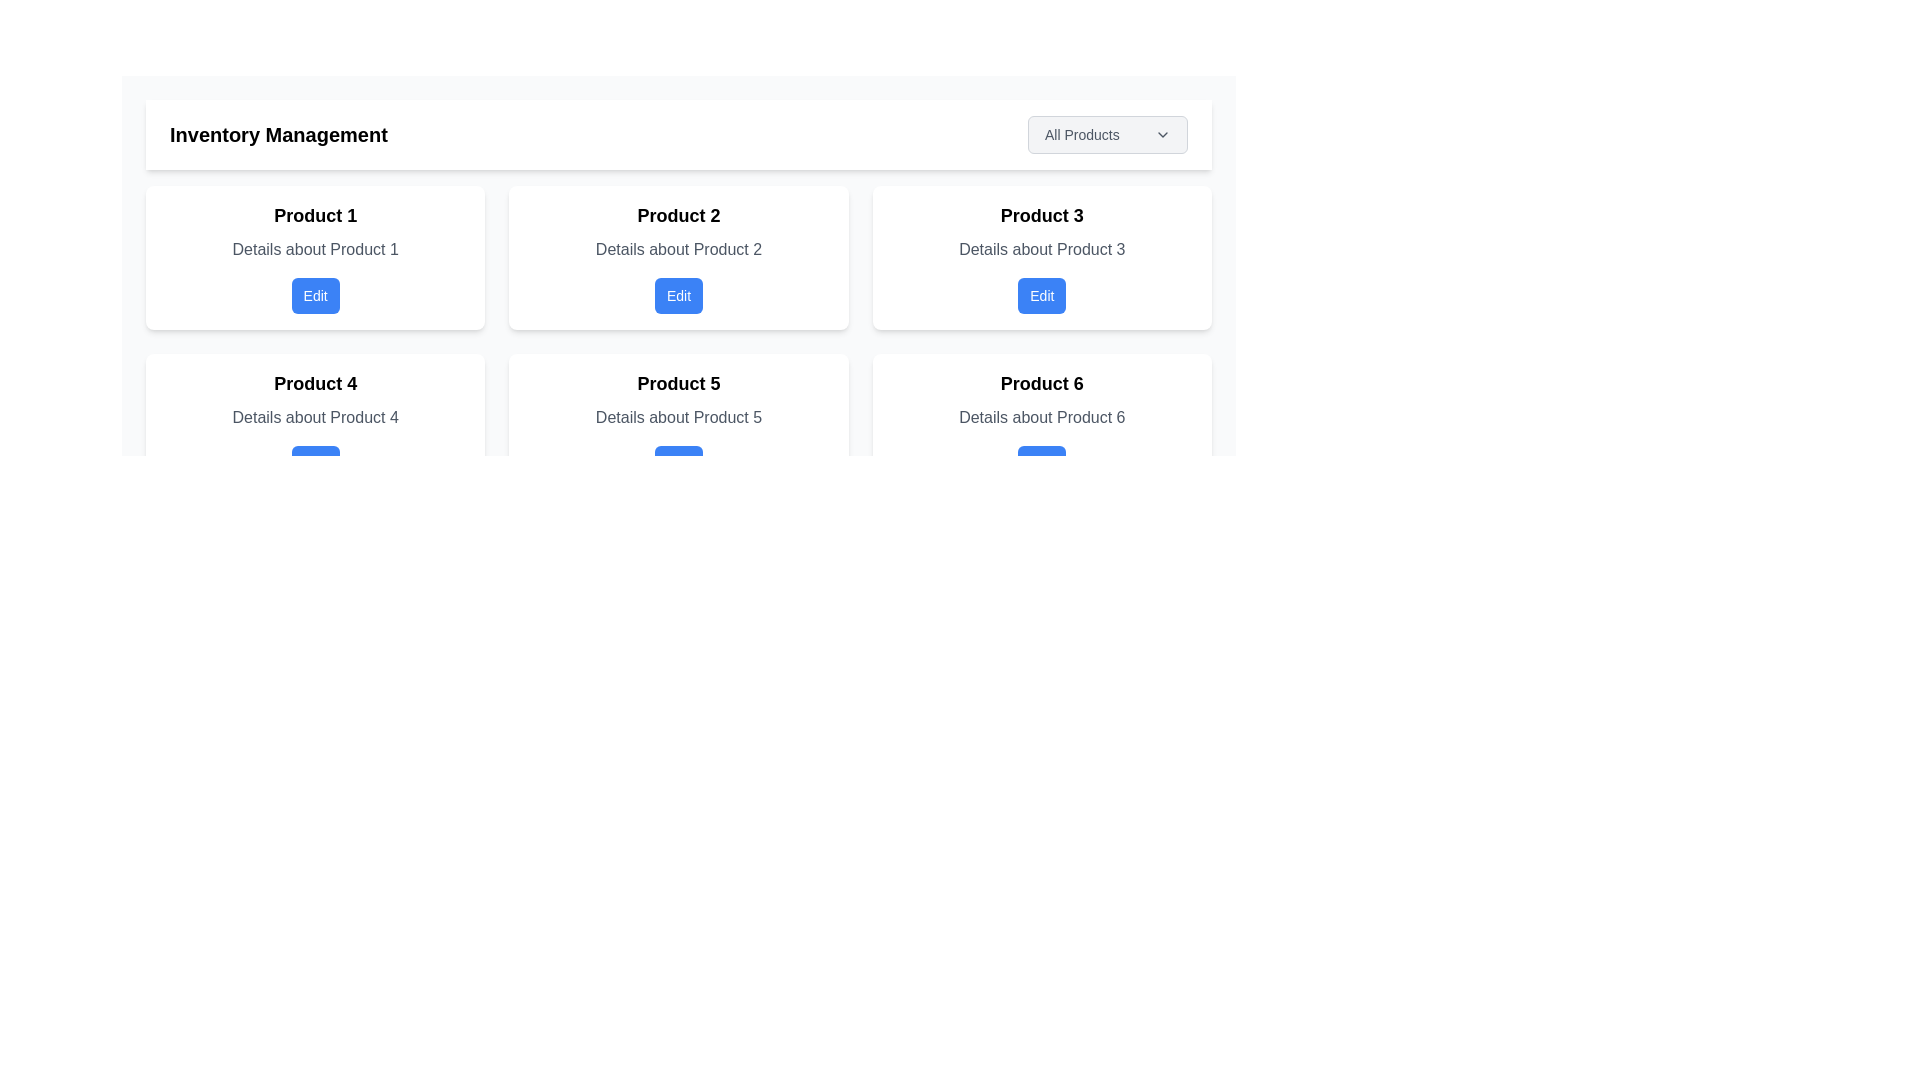 This screenshot has width=1920, height=1080. I want to click on the text label displaying 'Details about Product 5', which is located beneath the title 'Product 5' within its card, so click(678, 416).